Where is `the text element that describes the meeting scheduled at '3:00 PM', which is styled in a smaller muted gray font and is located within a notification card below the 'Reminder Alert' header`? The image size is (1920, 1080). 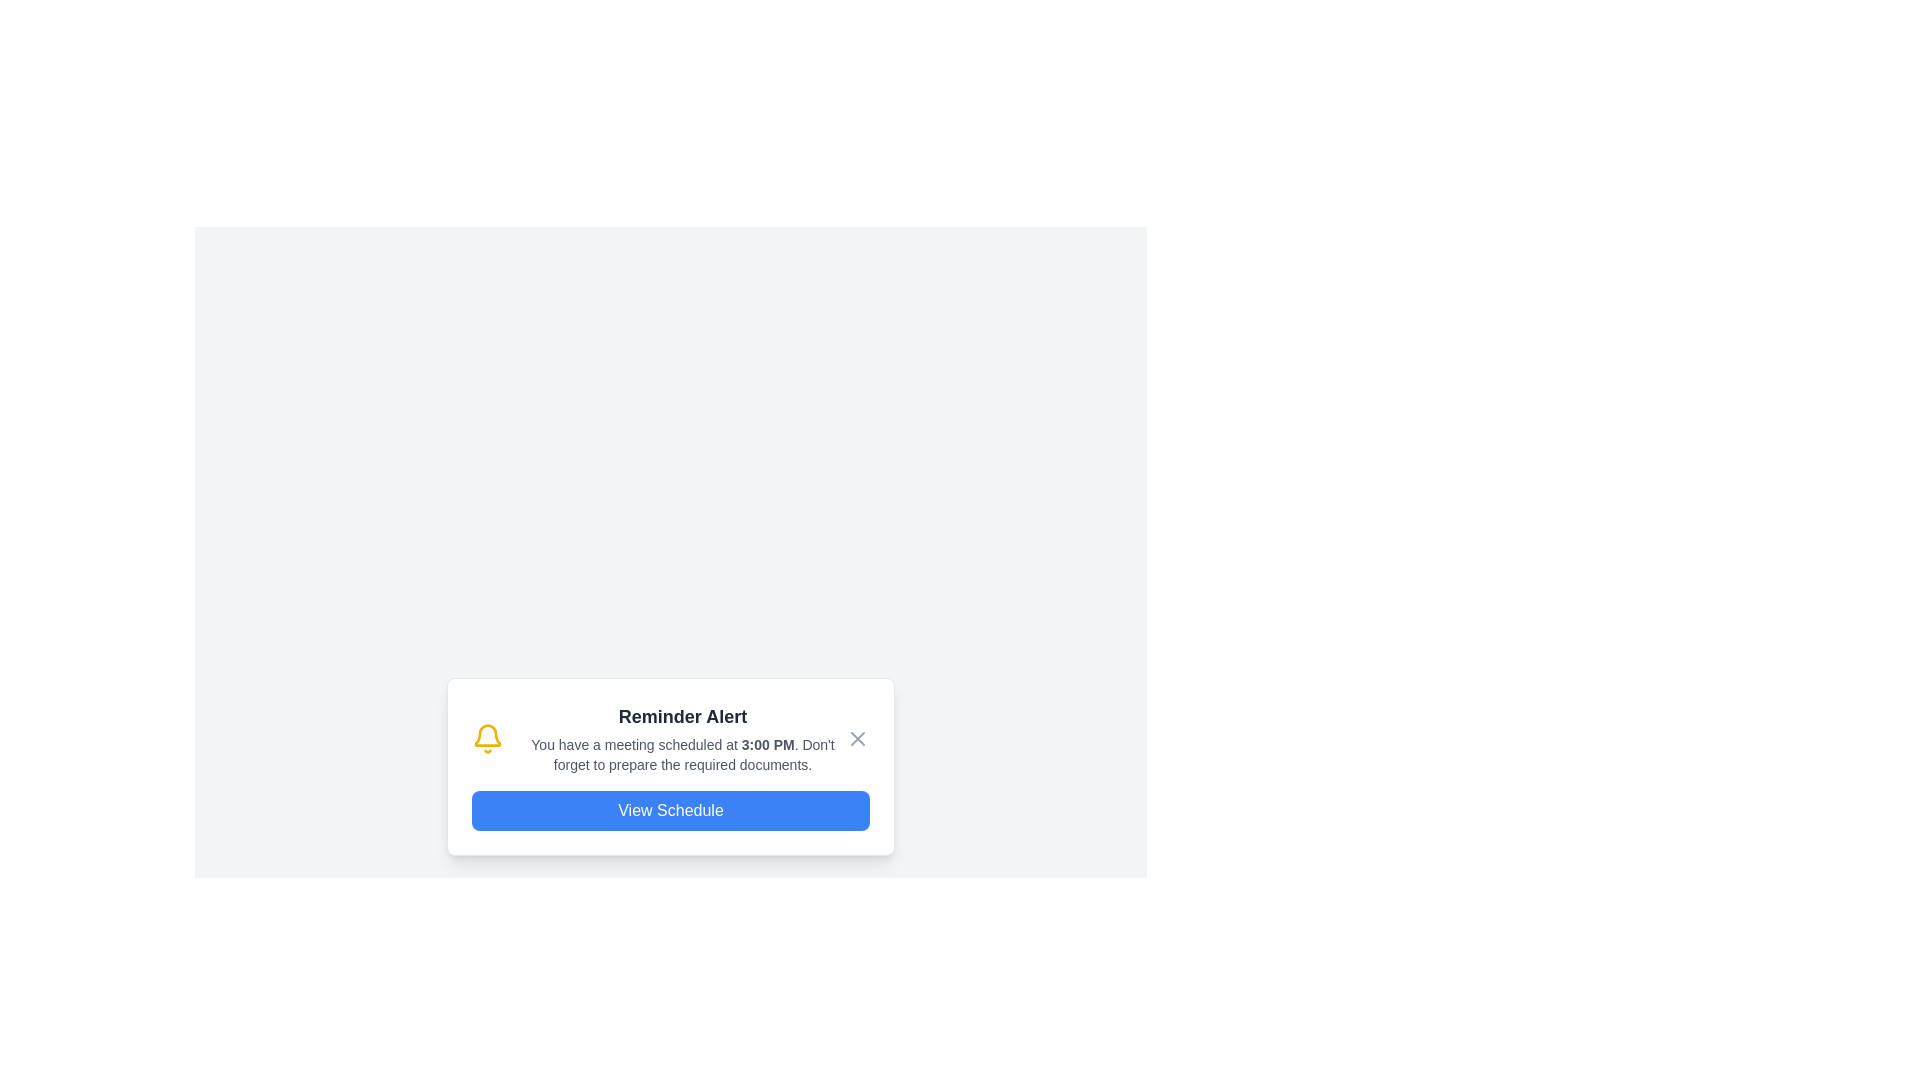 the text element that describes the meeting scheduled at '3:00 PM', which is styled in a smaller muted gray font and is located within a notification card below the 'Reminder Alert' header is located at coordinates (682, 755).